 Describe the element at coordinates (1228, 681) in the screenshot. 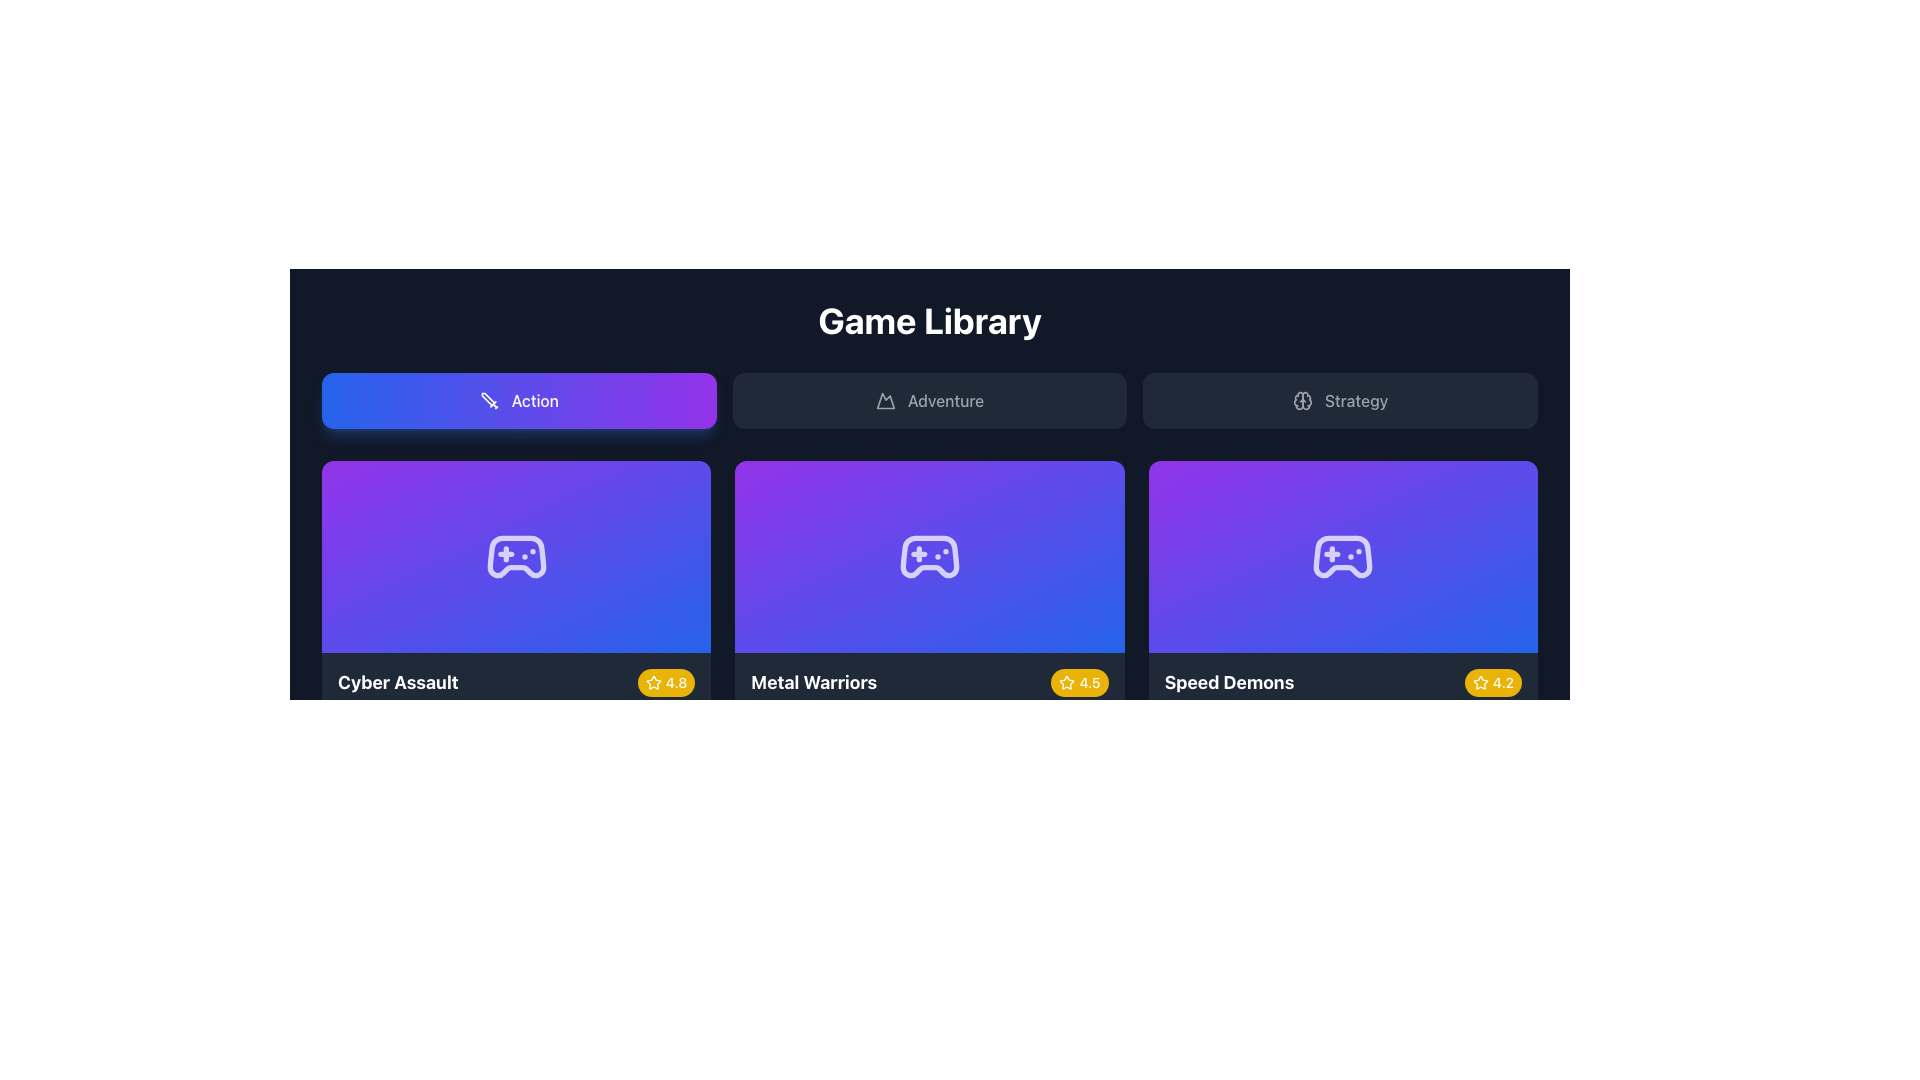

I see `the static text displaying the title of the specific item at the bottom of the third card in a horizontal list of three cards` at that location.